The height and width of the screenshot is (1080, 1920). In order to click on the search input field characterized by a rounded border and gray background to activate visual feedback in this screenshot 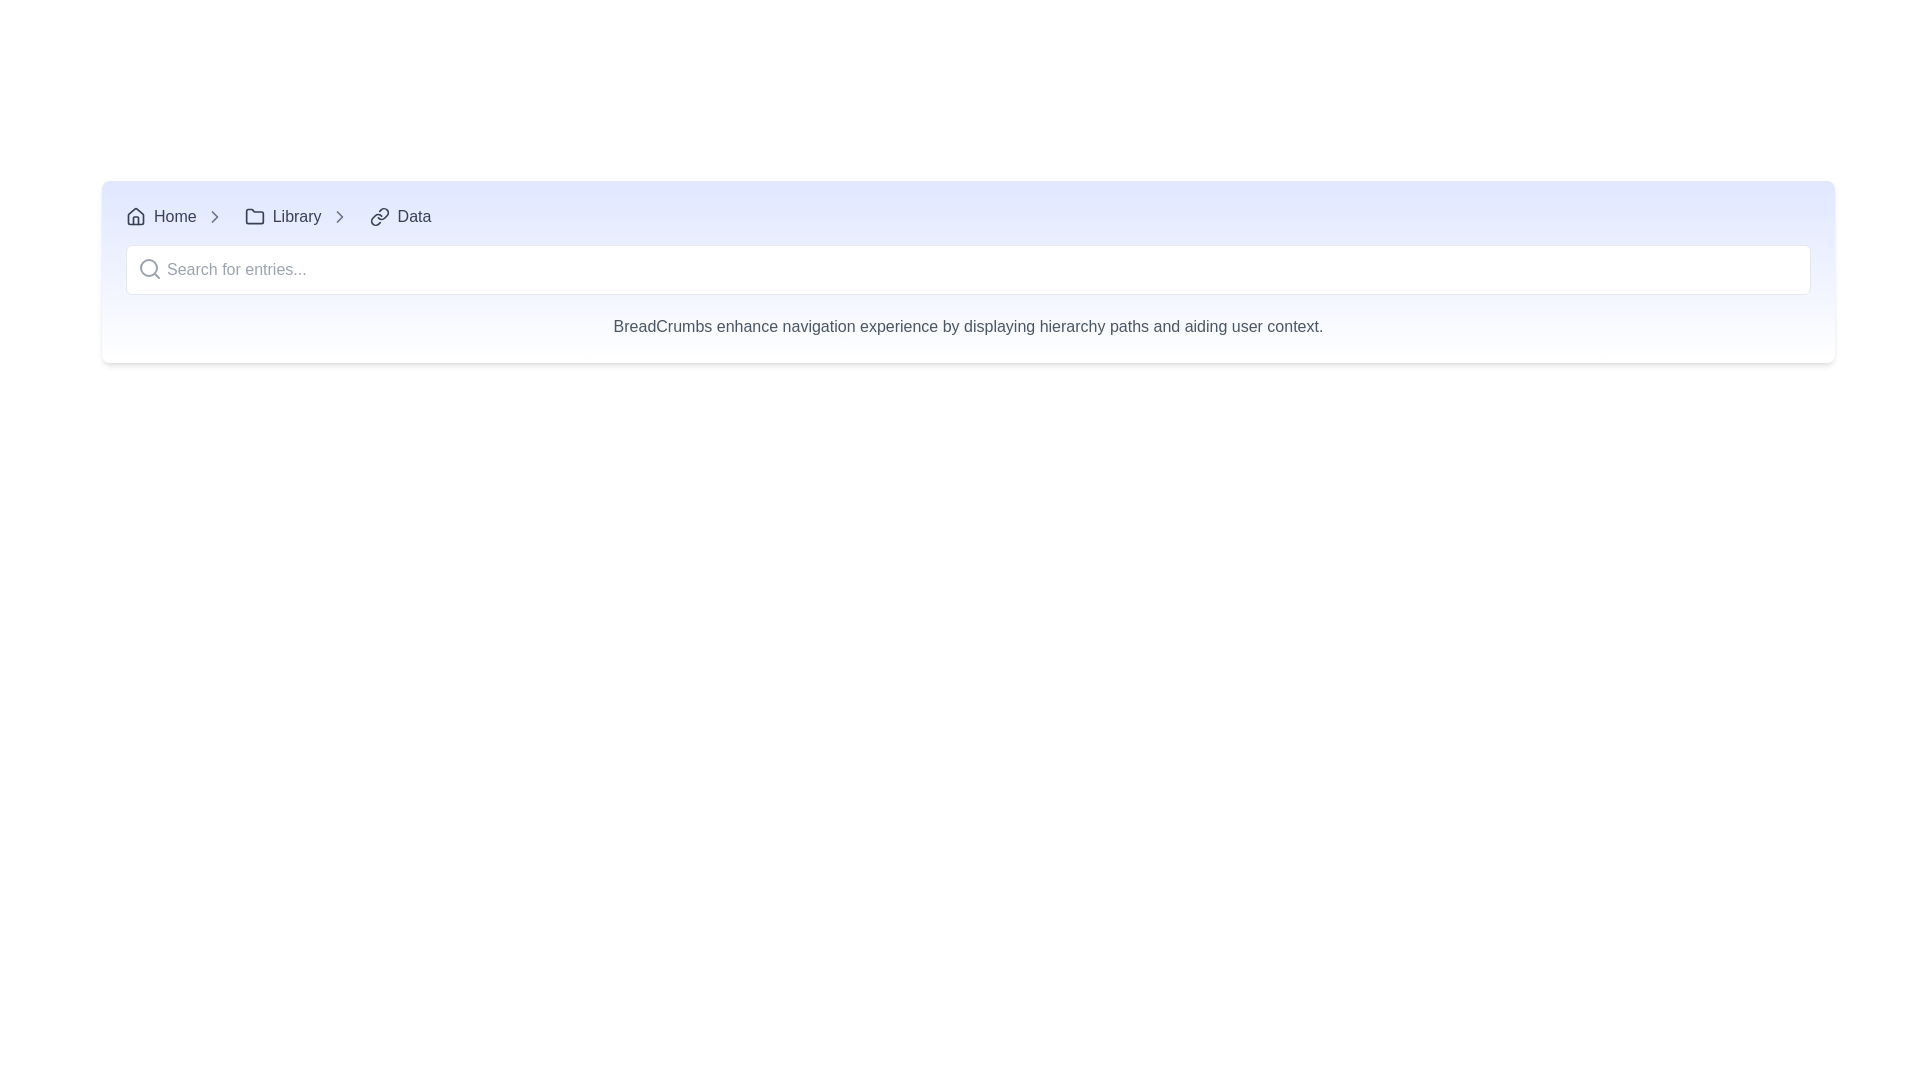, I will do `click(968, 270)`.